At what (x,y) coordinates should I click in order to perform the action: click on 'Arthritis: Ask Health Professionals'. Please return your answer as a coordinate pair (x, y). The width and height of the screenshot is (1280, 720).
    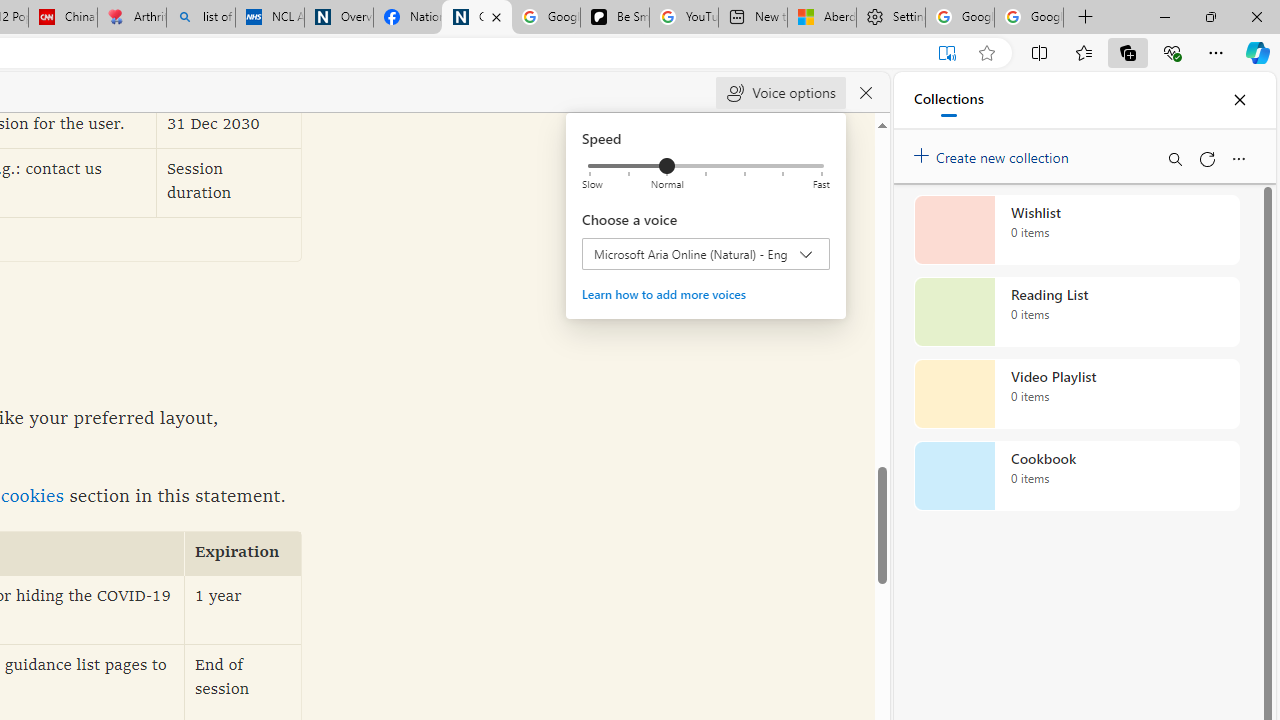
    Looking at the image, I should click on (131, 17).